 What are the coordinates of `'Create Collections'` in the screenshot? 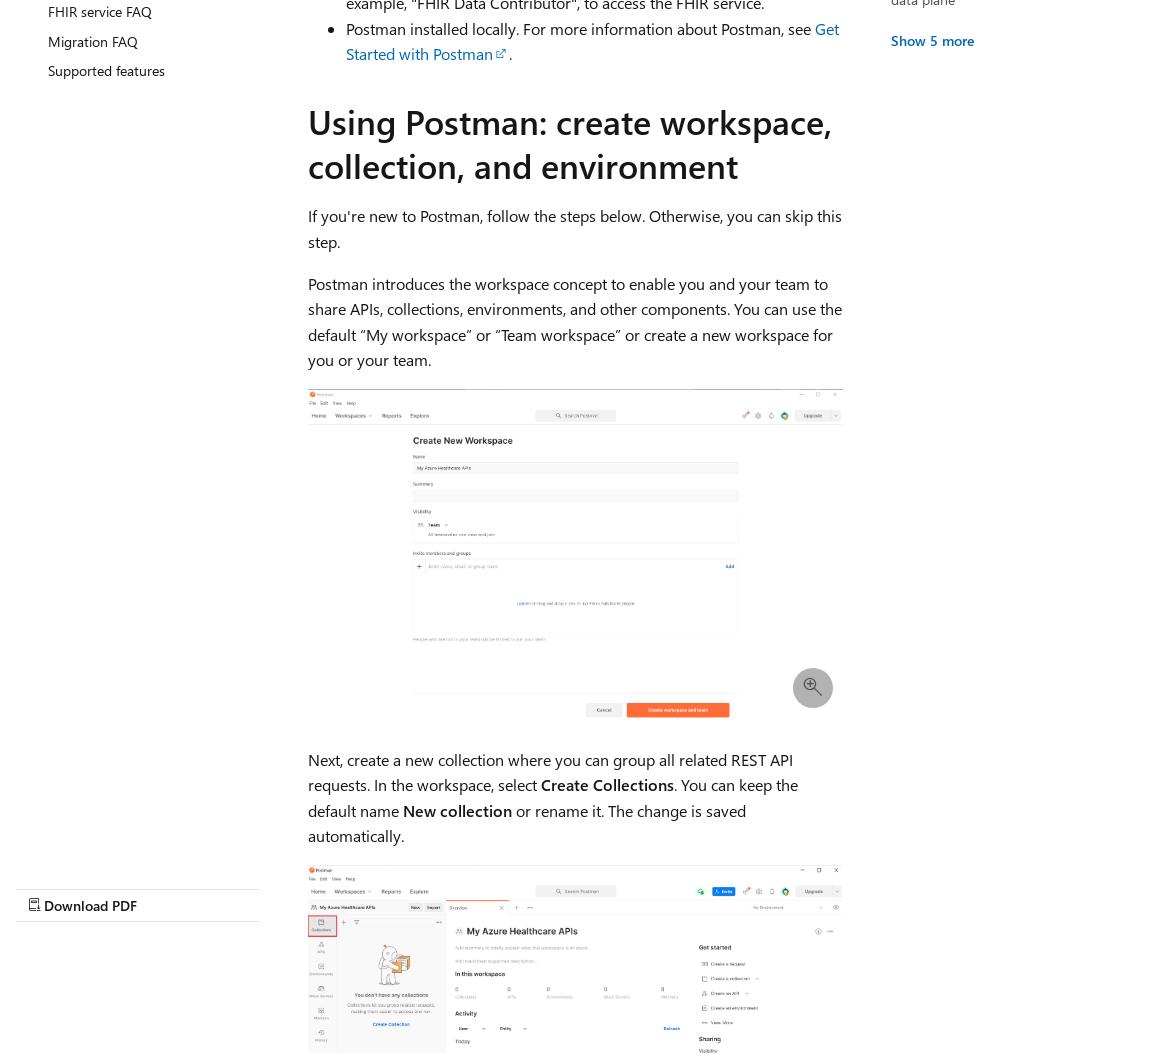 It's located at (605, 784).